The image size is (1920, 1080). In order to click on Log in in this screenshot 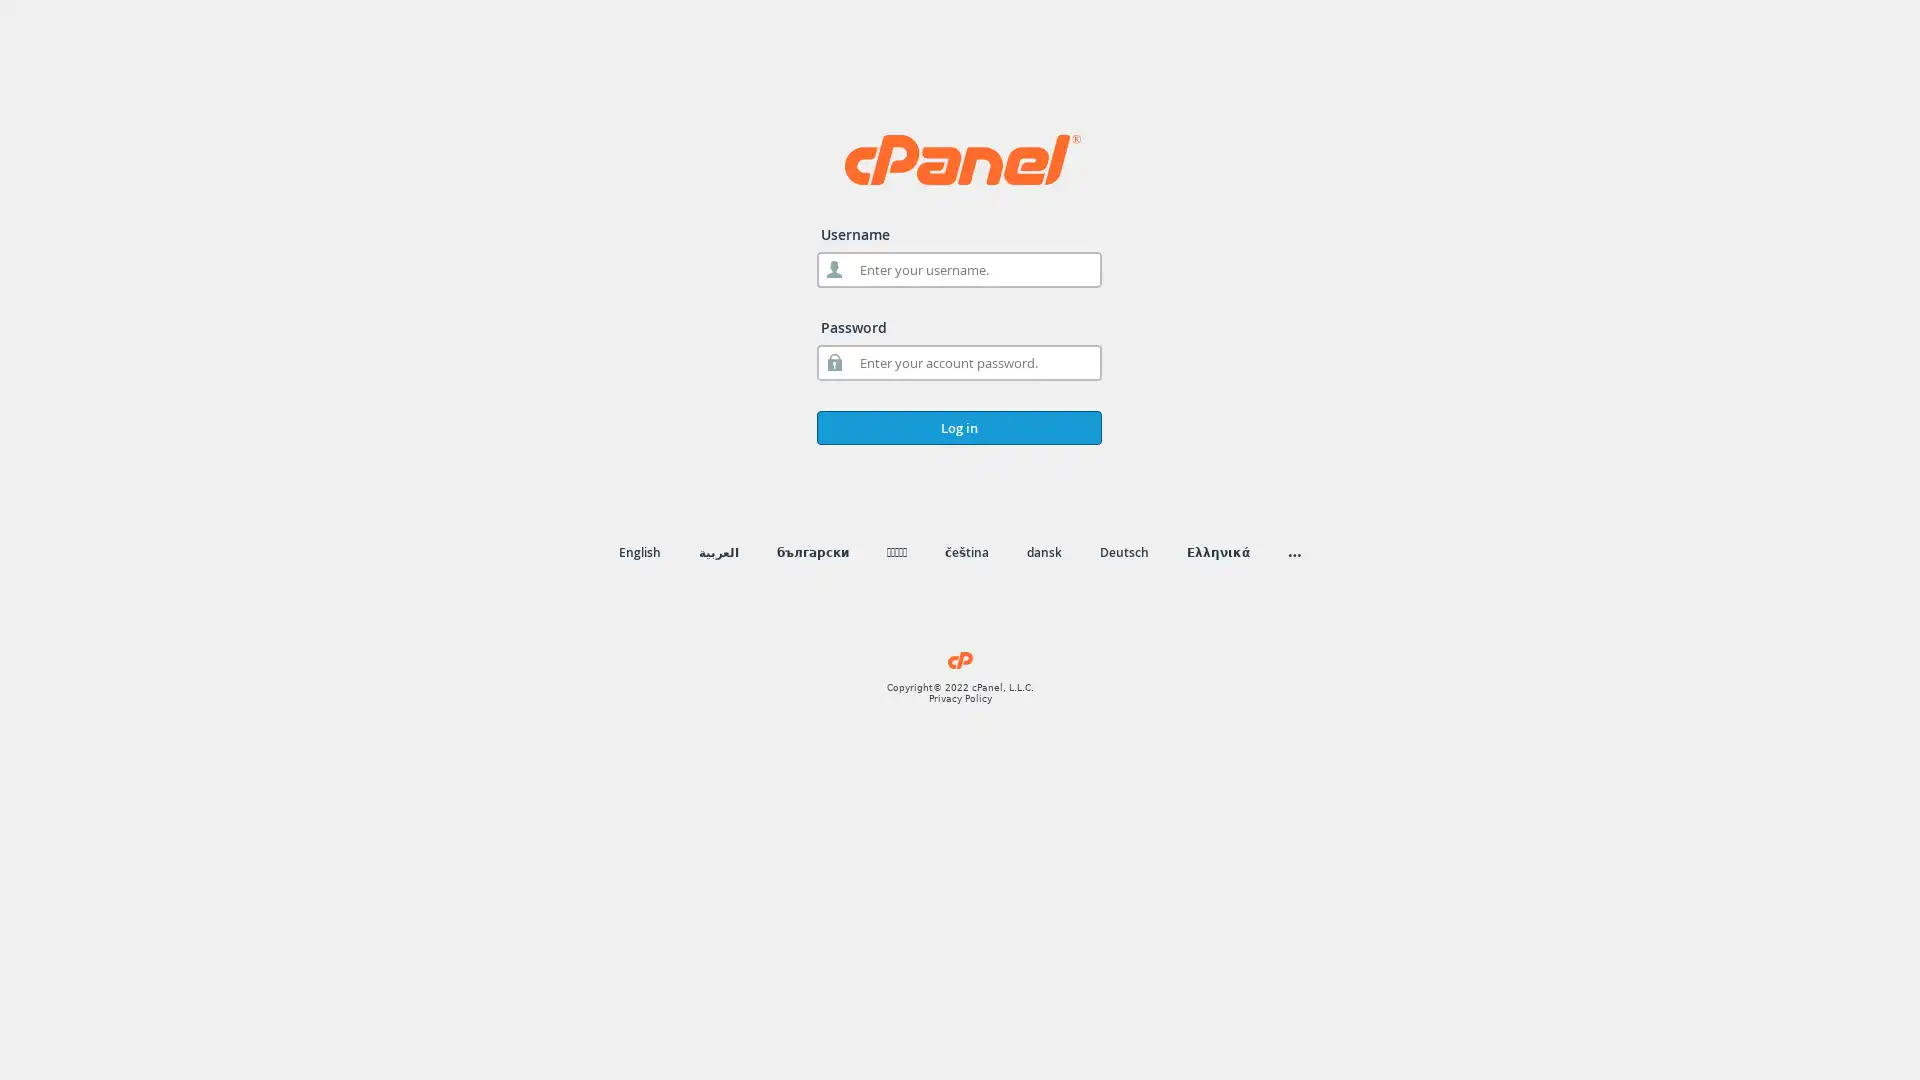, I will do `click(958, 427)`.